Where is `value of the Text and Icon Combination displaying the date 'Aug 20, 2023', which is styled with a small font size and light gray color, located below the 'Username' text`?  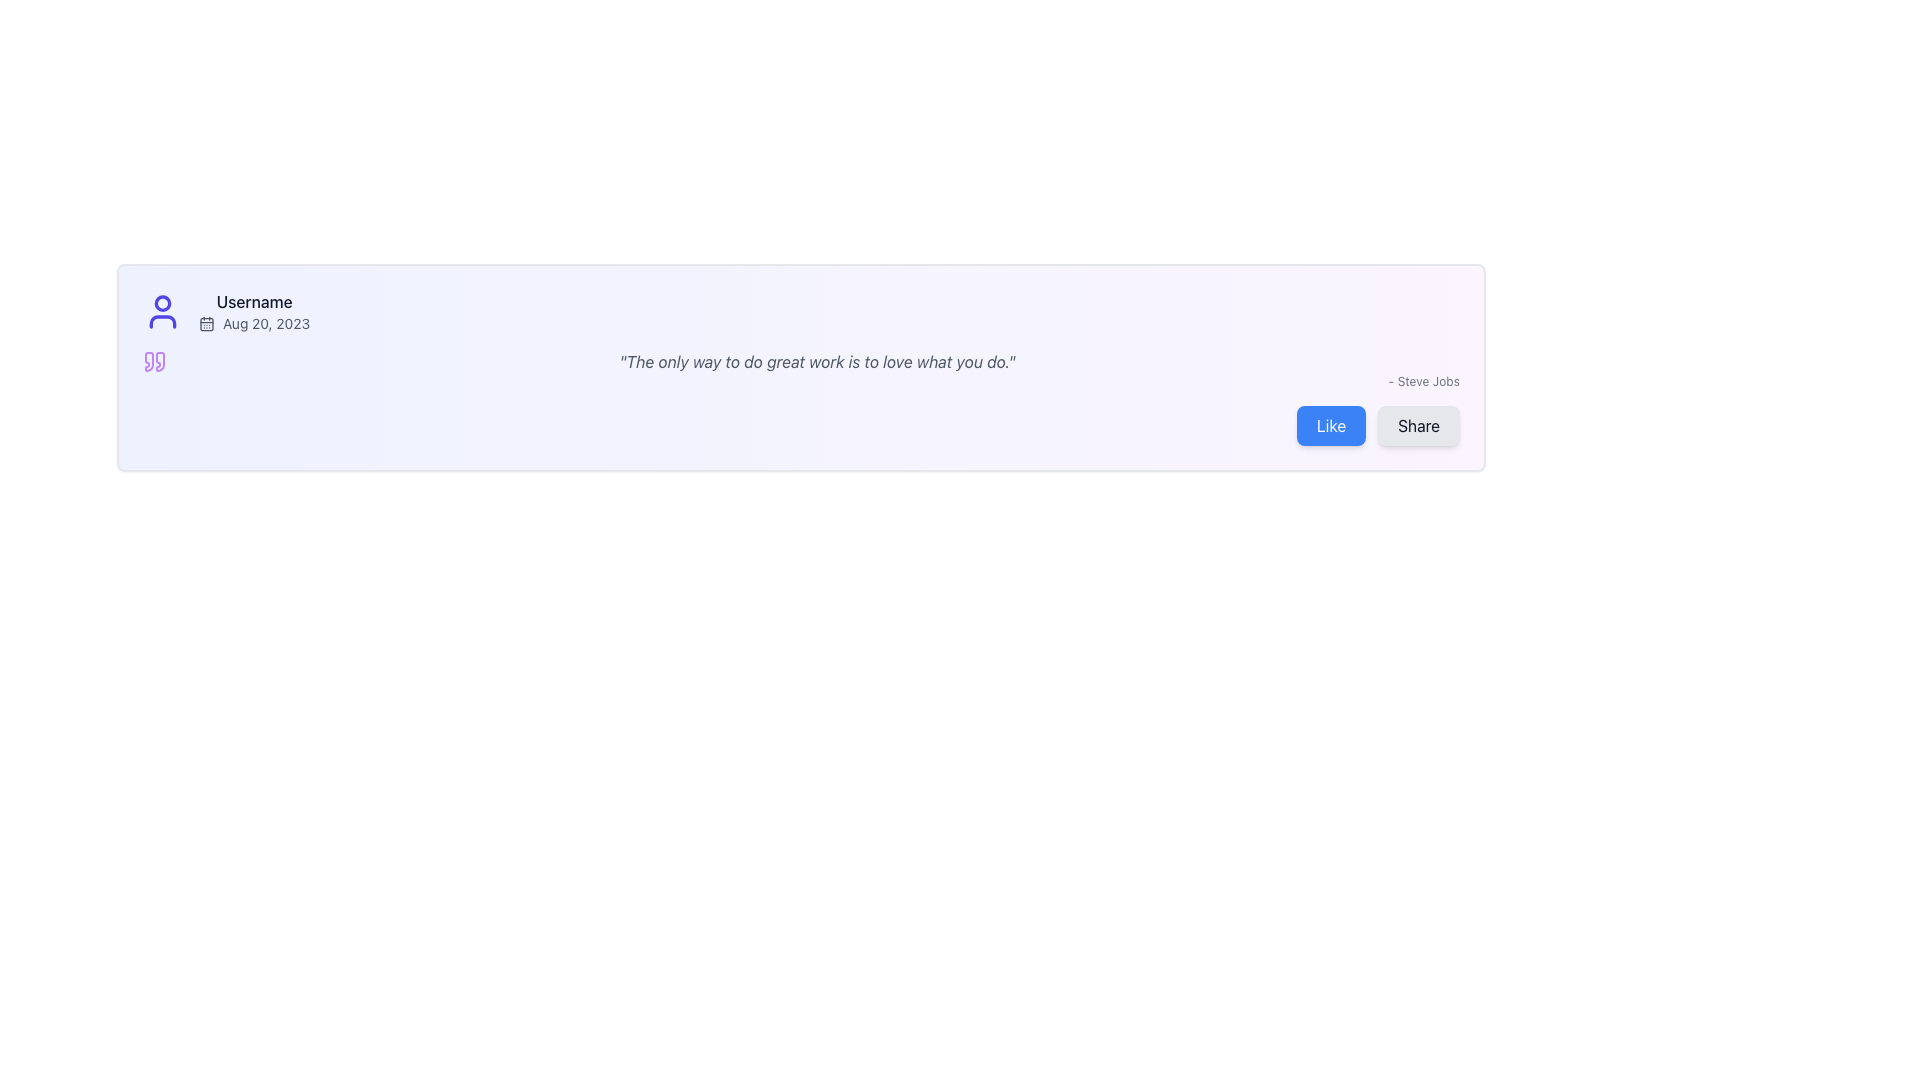 value of the Text and Icon Combination displaying the date 'Aug 20, 2023', which is styled with a small font size and light gray color, located below the 'Username' text is located at coordinates (253, 323).